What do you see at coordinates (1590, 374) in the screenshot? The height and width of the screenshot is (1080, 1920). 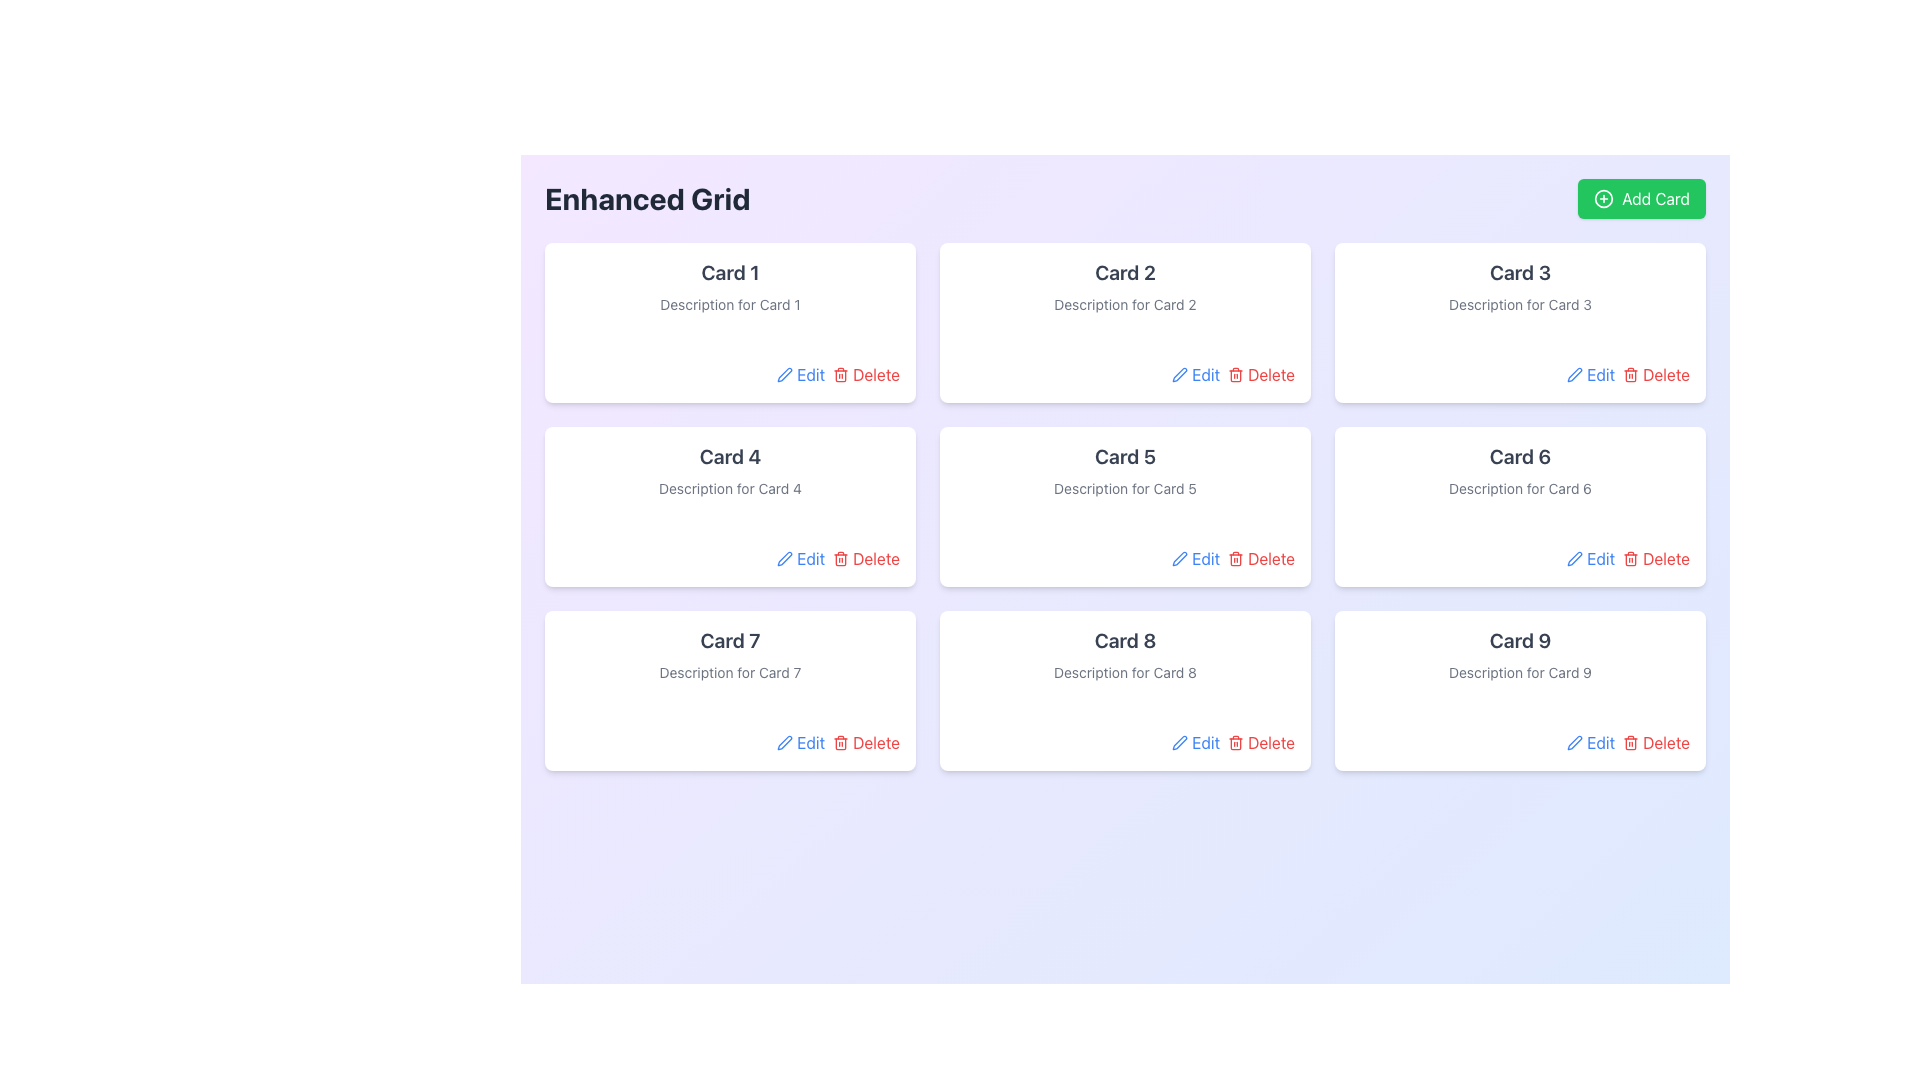 I see `the blue 'Edit' hyperlink located in the footer area of 'Card 3'` at bounding box center [1590, 374].